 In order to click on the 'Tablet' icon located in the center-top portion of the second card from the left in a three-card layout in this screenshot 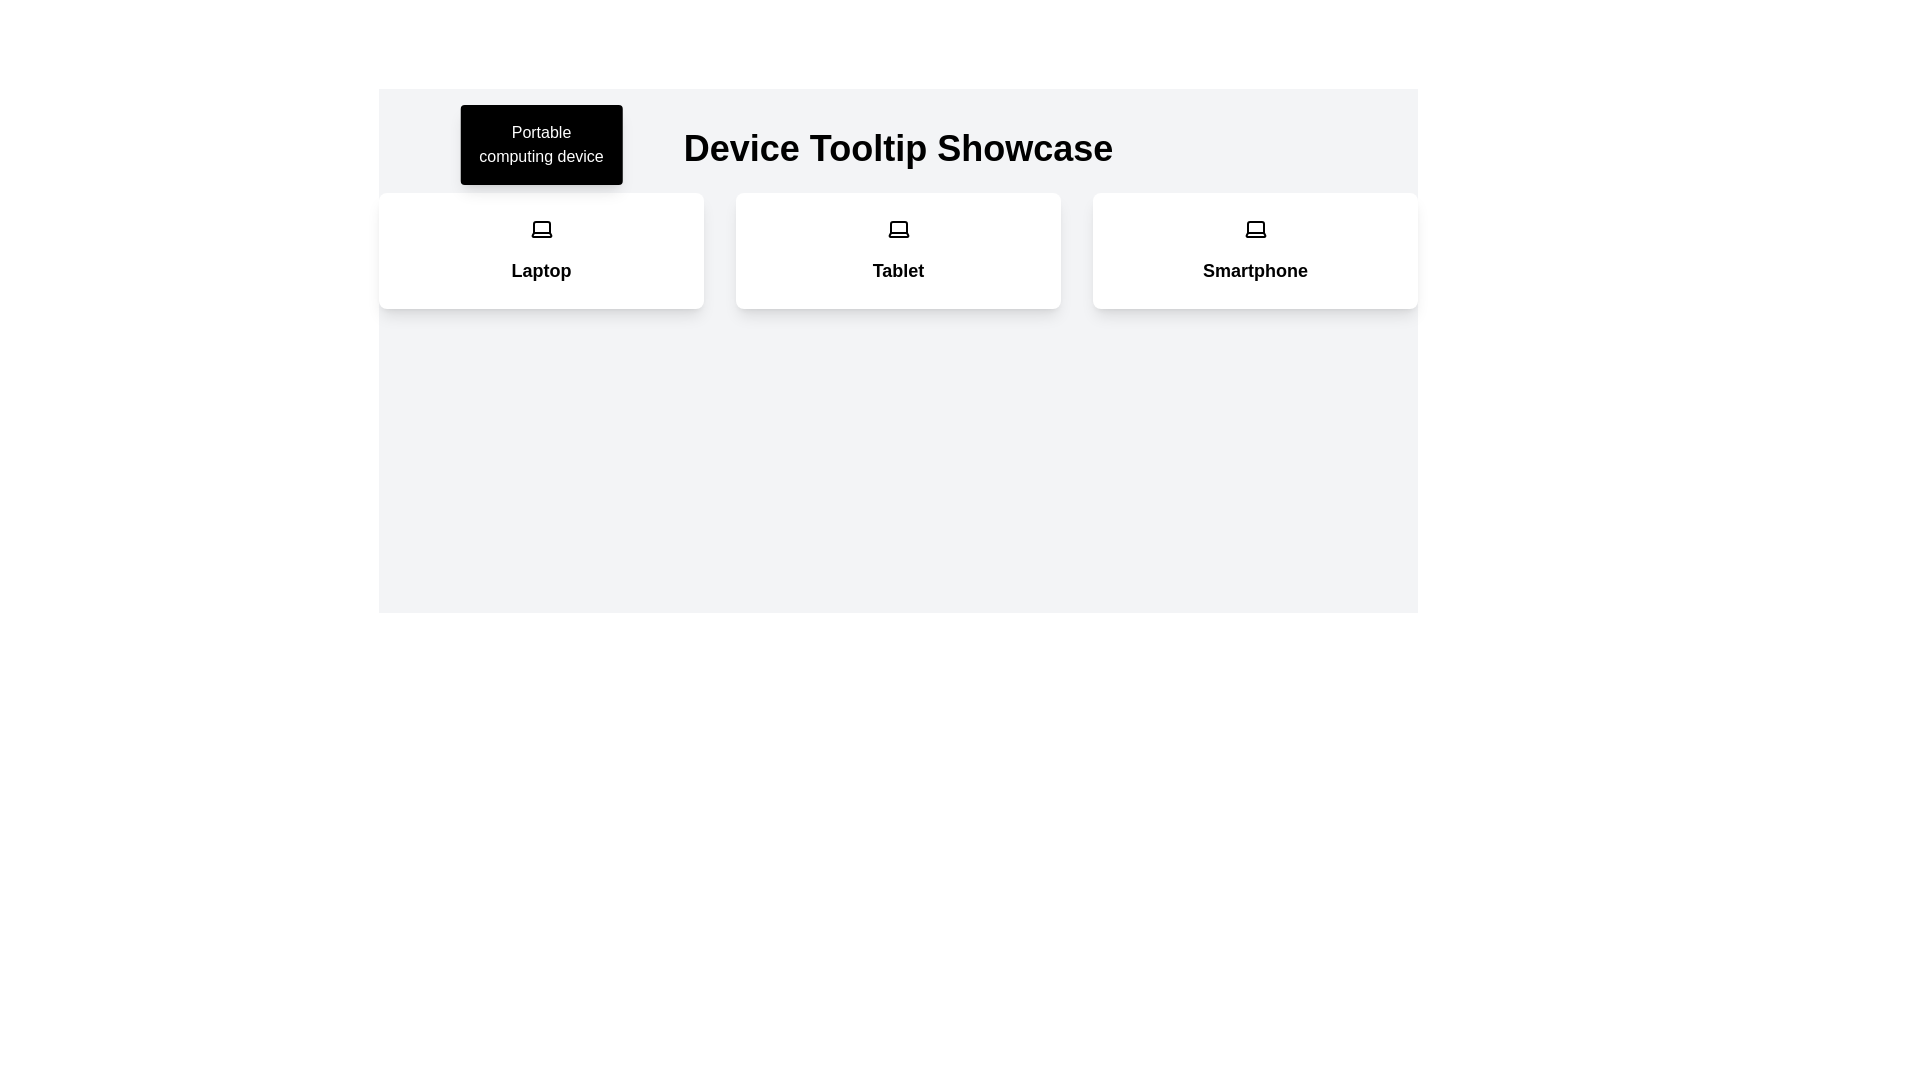, I will do `click(897, 227)`.